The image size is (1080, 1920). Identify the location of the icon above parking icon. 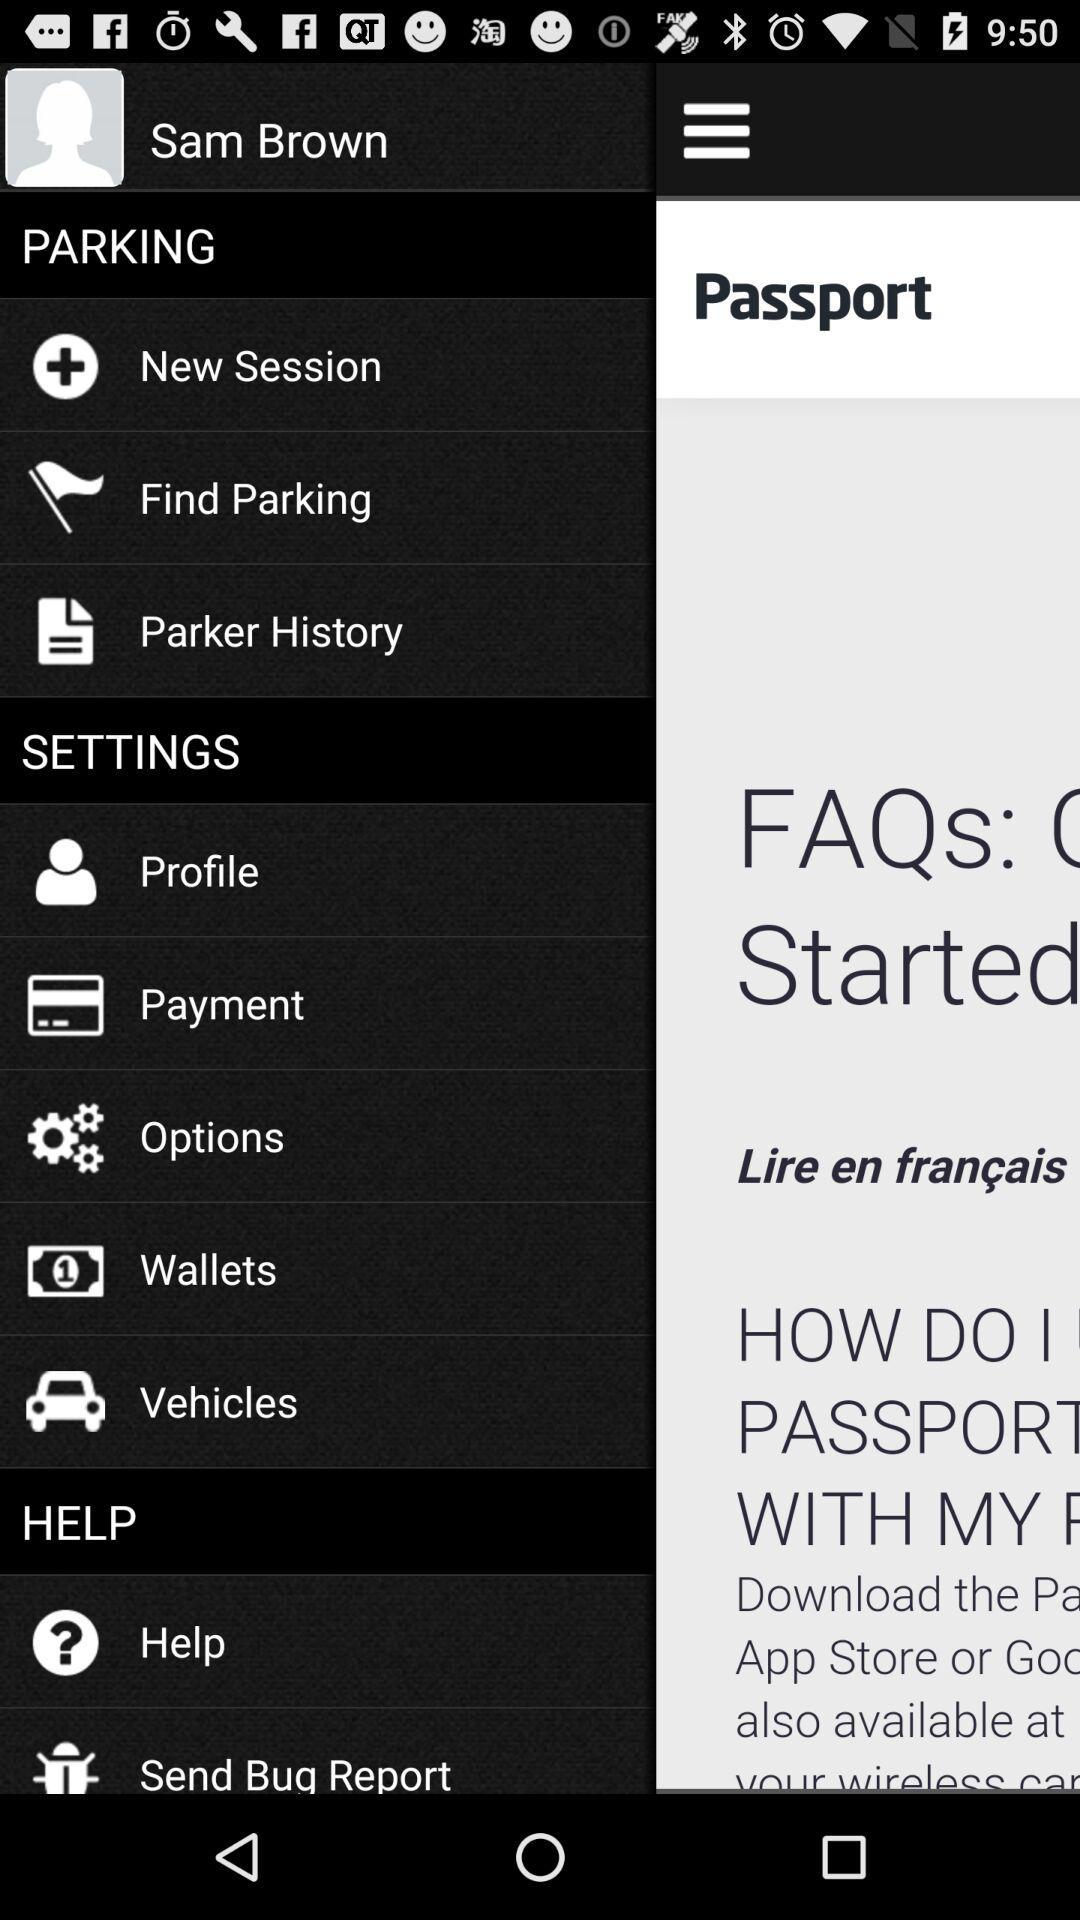
(392, 138).